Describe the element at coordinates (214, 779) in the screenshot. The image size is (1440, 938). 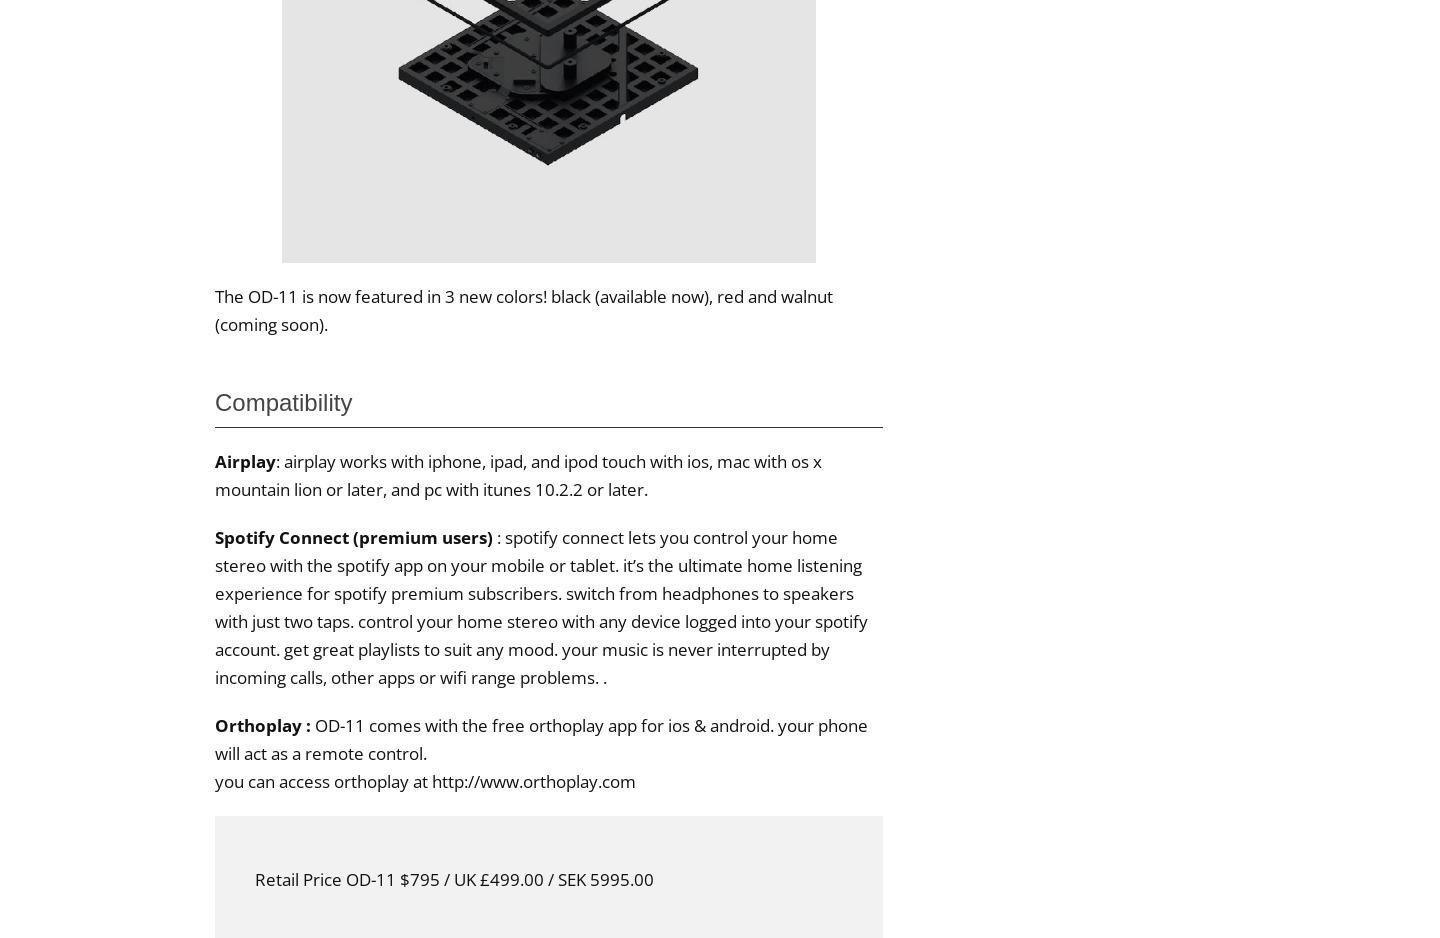
I see `'you can access orthoplay at http://www.orthoplay.com'` at that location.